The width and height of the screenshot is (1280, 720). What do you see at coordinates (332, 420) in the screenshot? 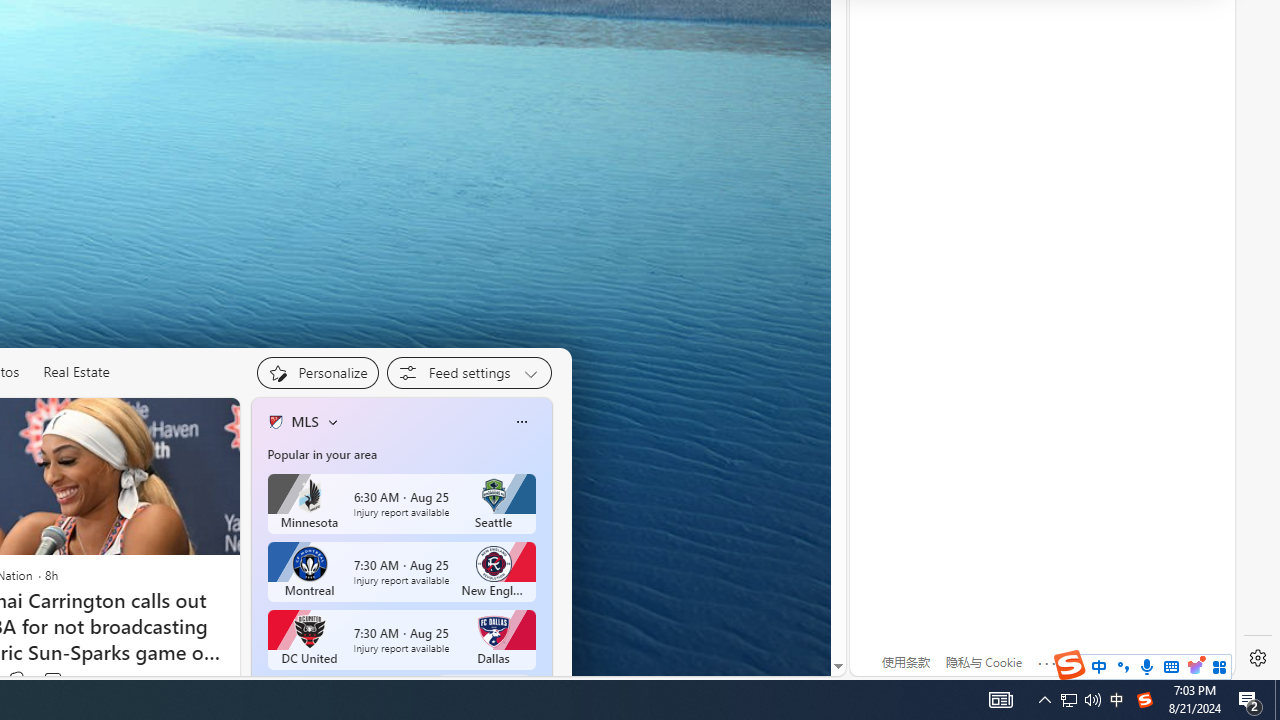
I see `'More interests'` at bounding box center [332, 420].